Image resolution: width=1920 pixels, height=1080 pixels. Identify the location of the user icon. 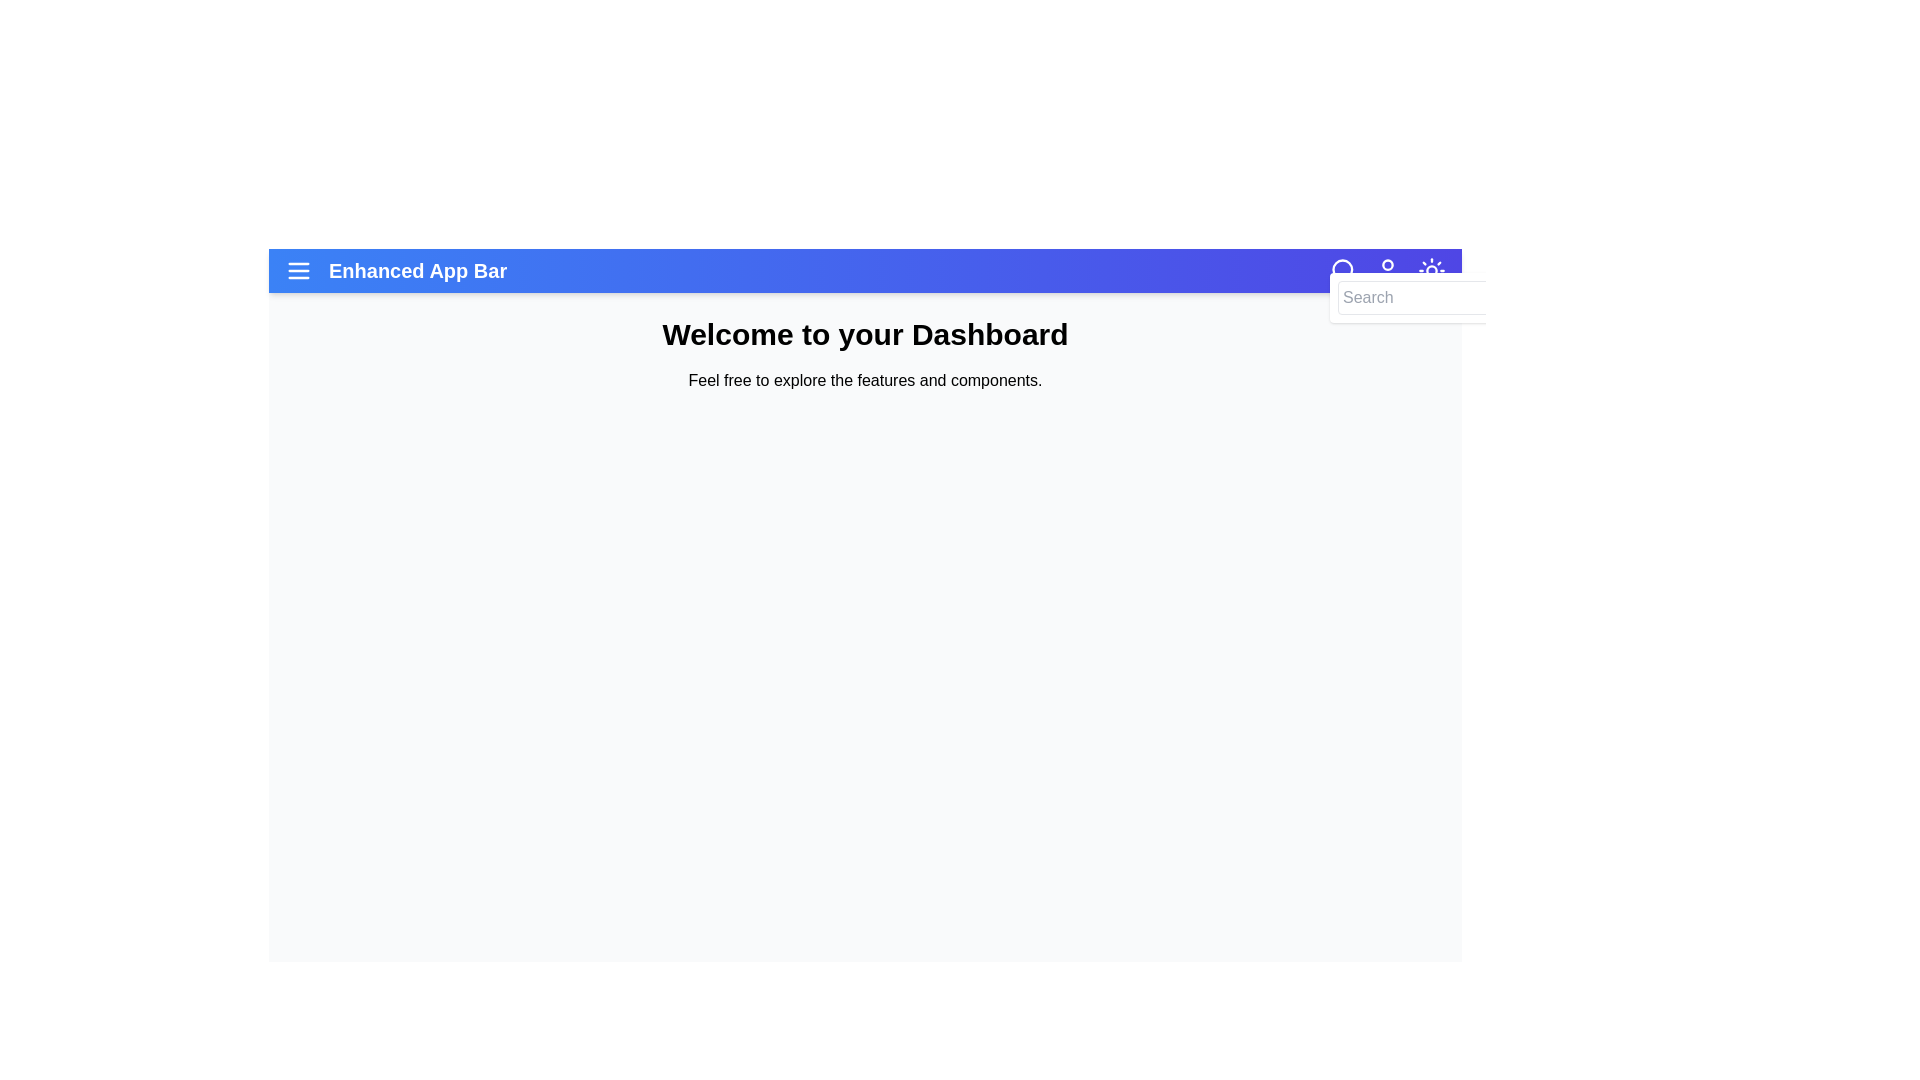
(1386, 270).